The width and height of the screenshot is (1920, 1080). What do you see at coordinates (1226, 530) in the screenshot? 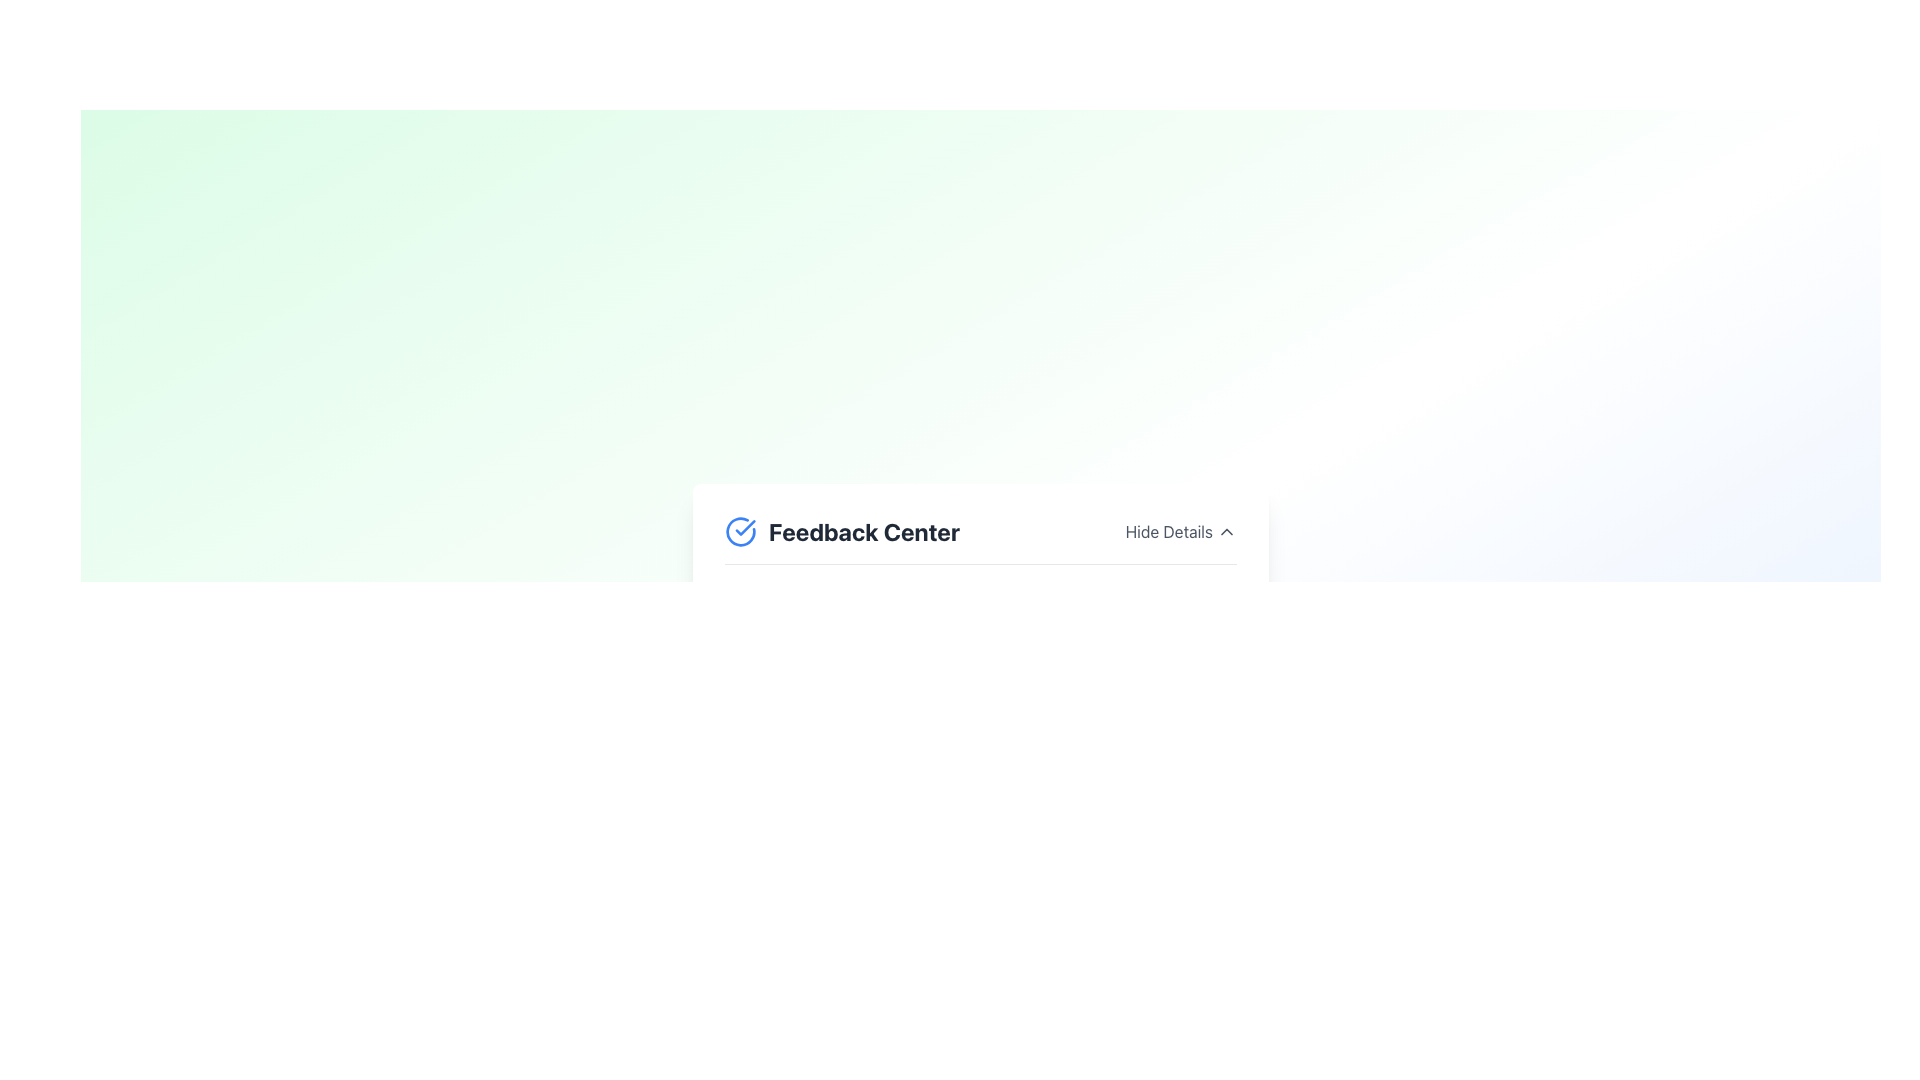
I see `the toggle icon located to the immediate right of the 'Hide Details' text` at bounding box center [1226, 530].